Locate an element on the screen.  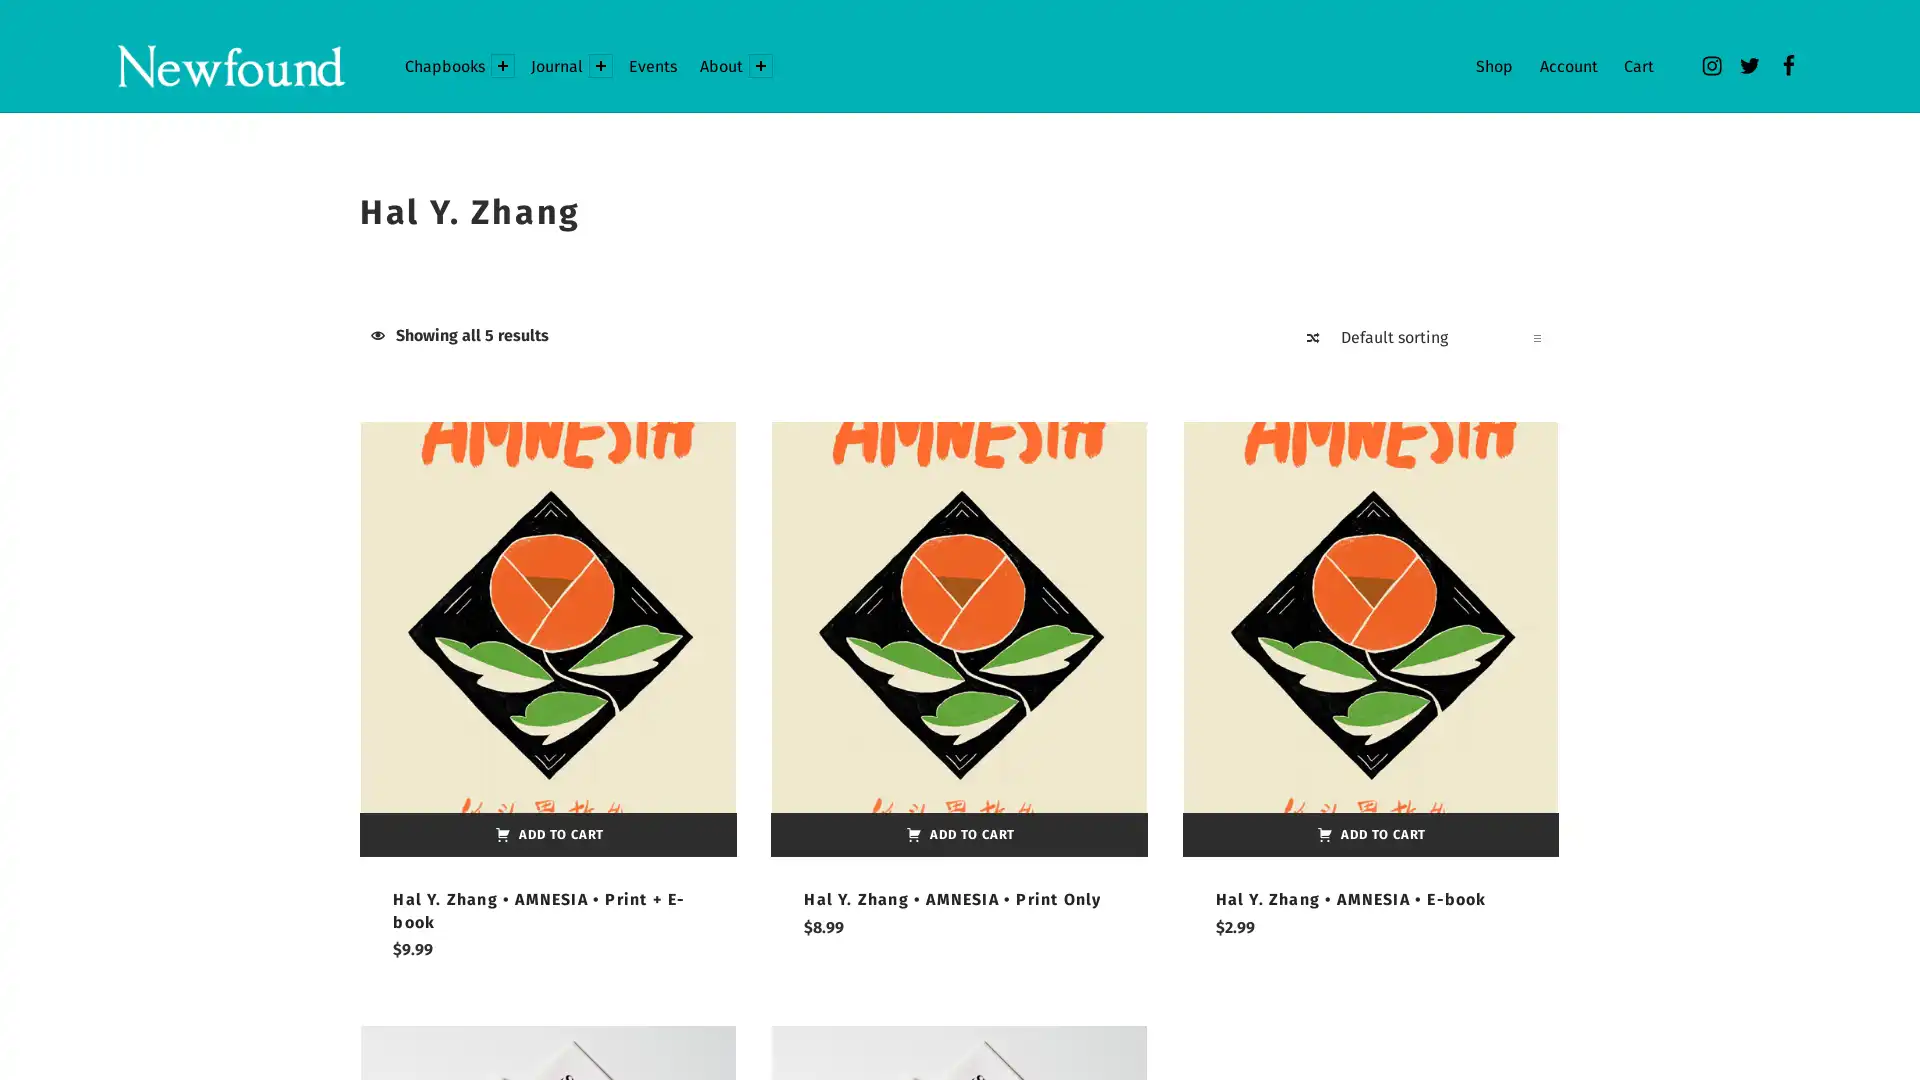
Expand menu: About is located at coordinates (758, 64).